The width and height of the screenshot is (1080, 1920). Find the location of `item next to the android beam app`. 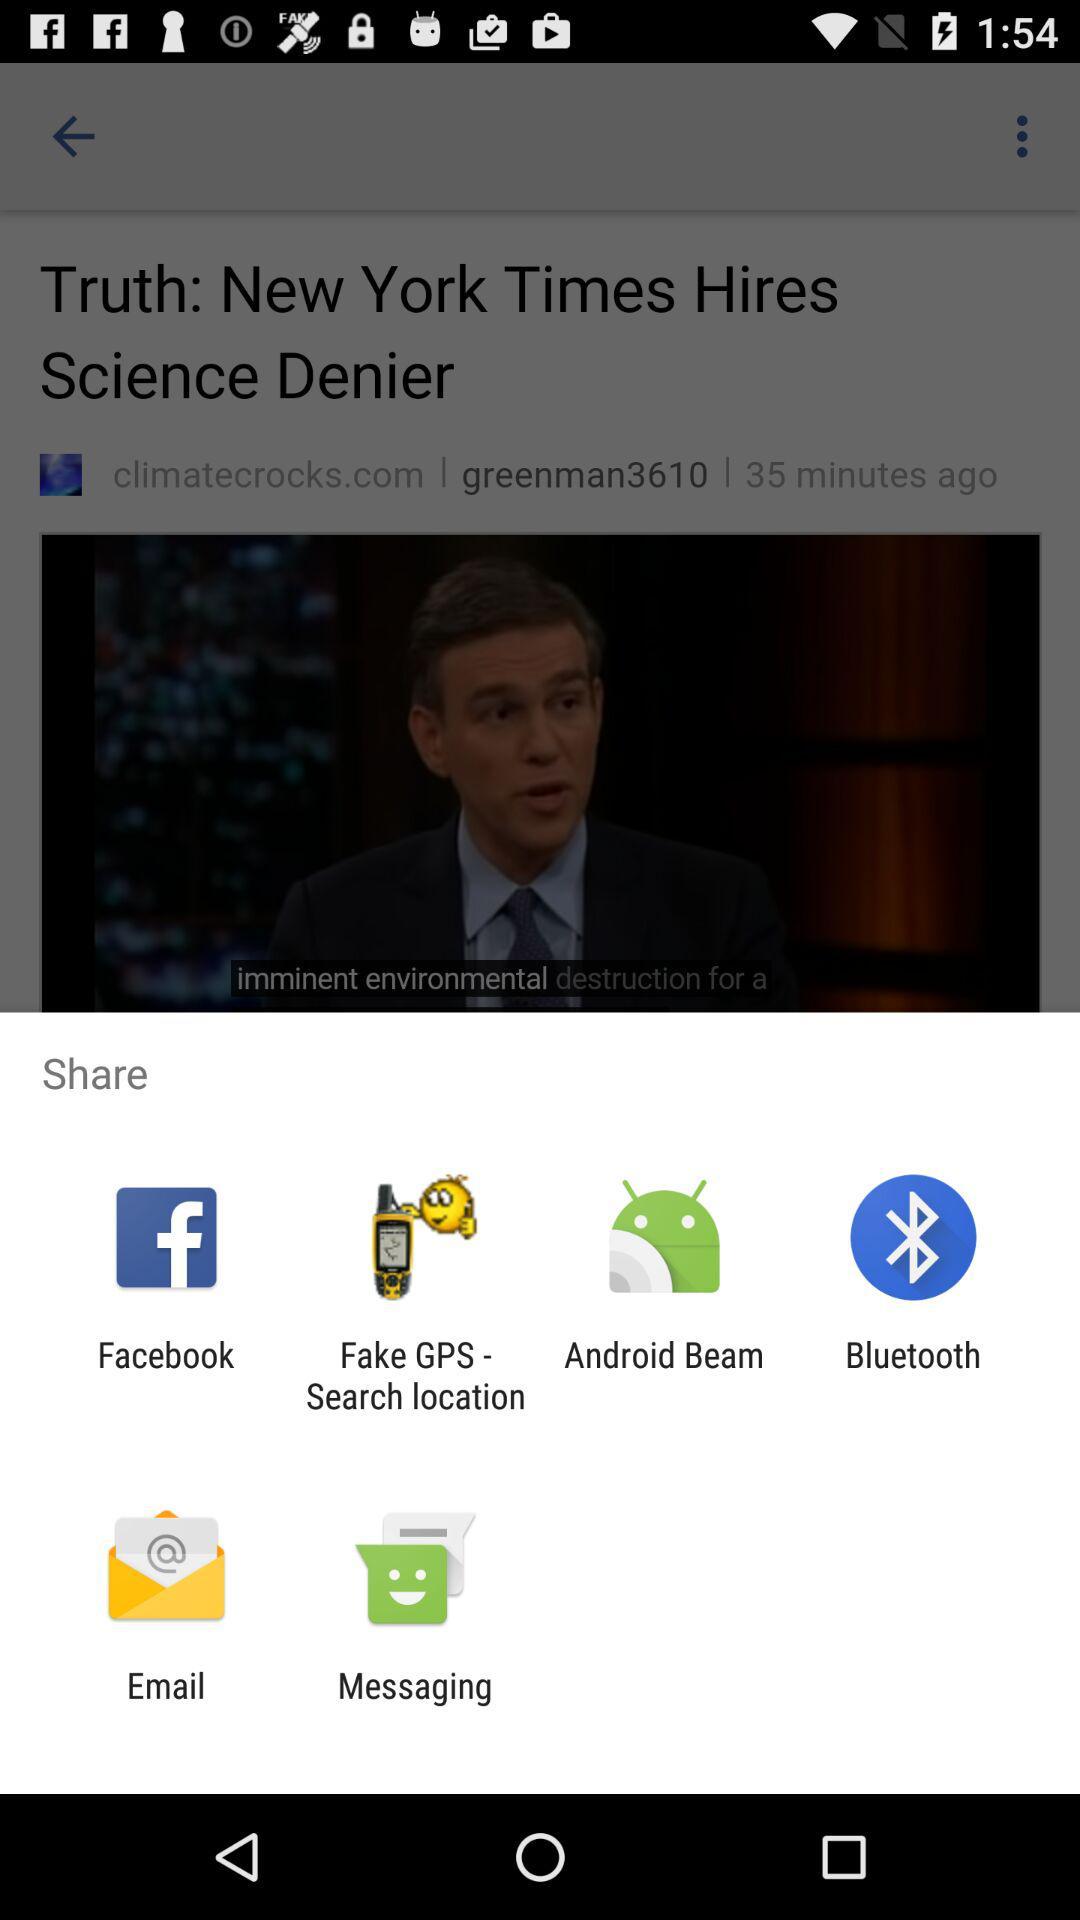

item next to the android beam app is located at coordinates (913, 1374).